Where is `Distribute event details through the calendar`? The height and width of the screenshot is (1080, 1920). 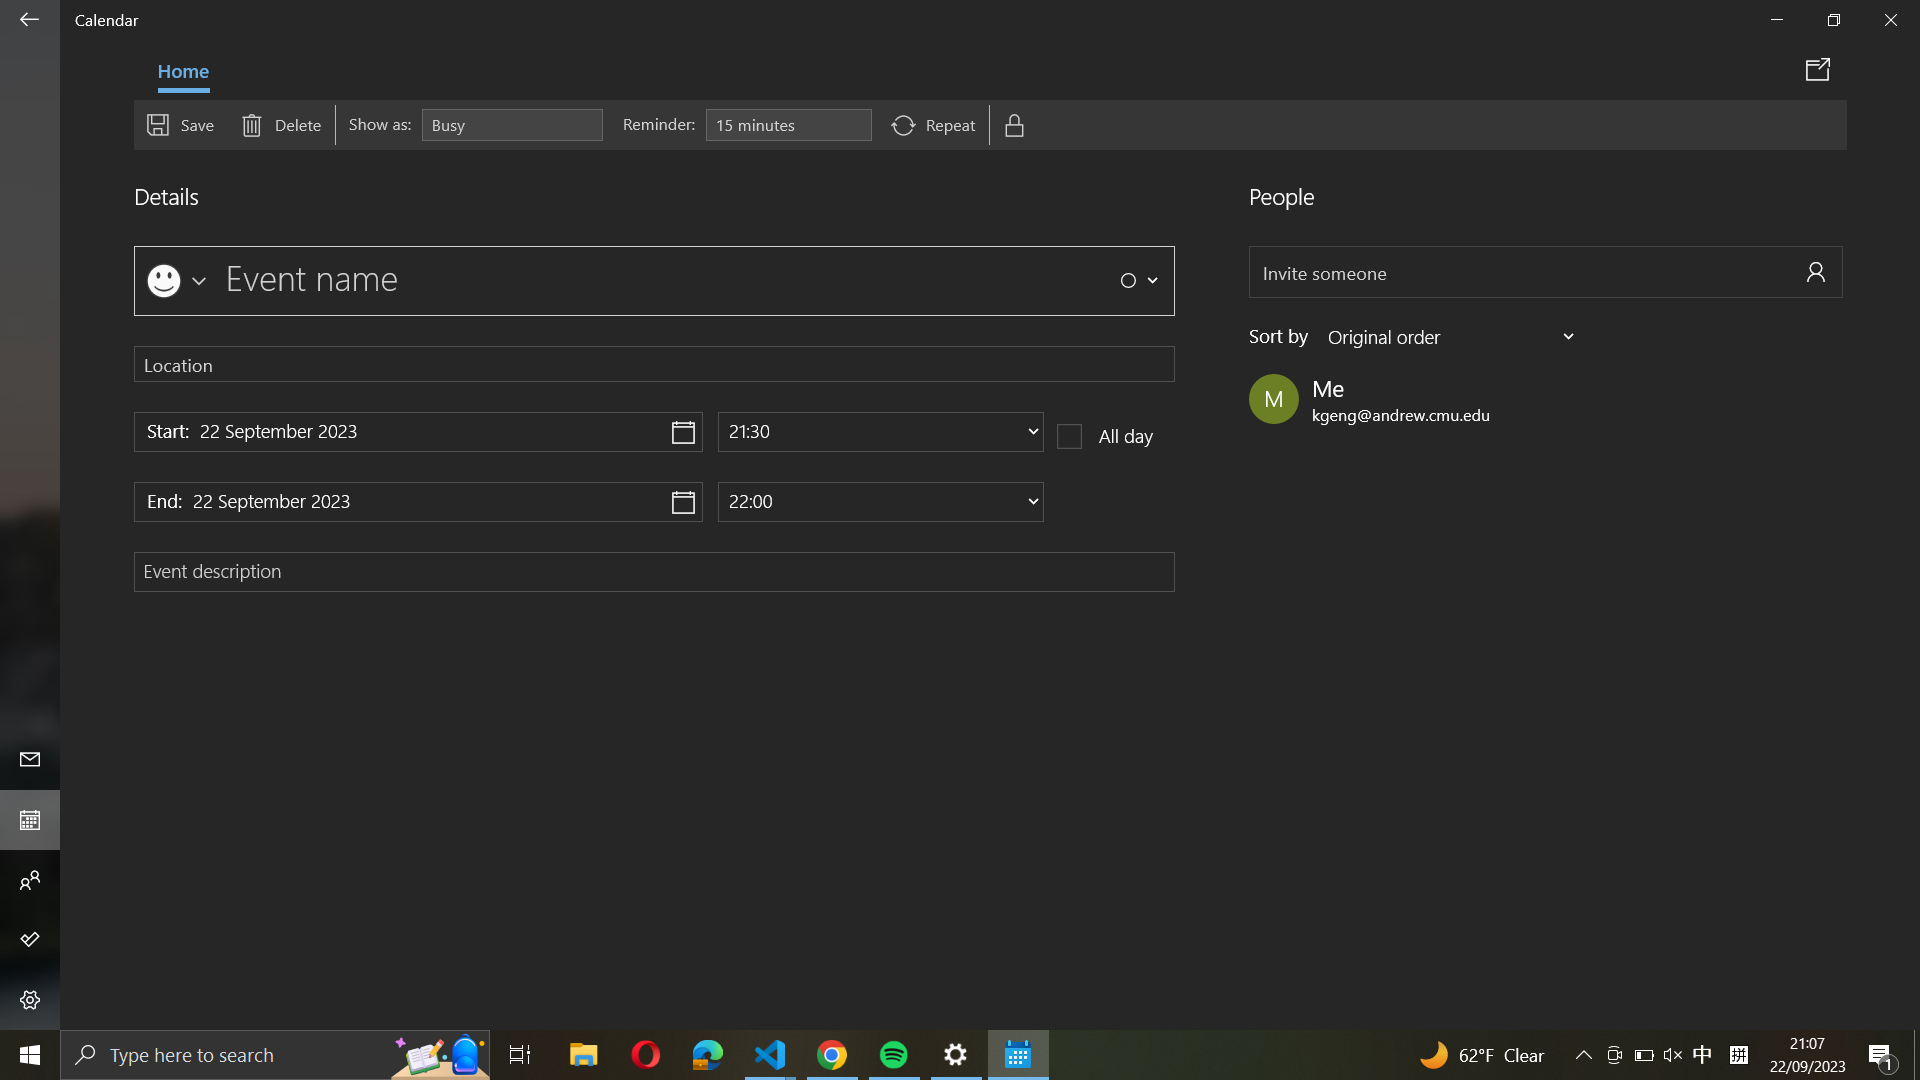 Distribute event details through the calendar is located at coordinates (1821, 68).